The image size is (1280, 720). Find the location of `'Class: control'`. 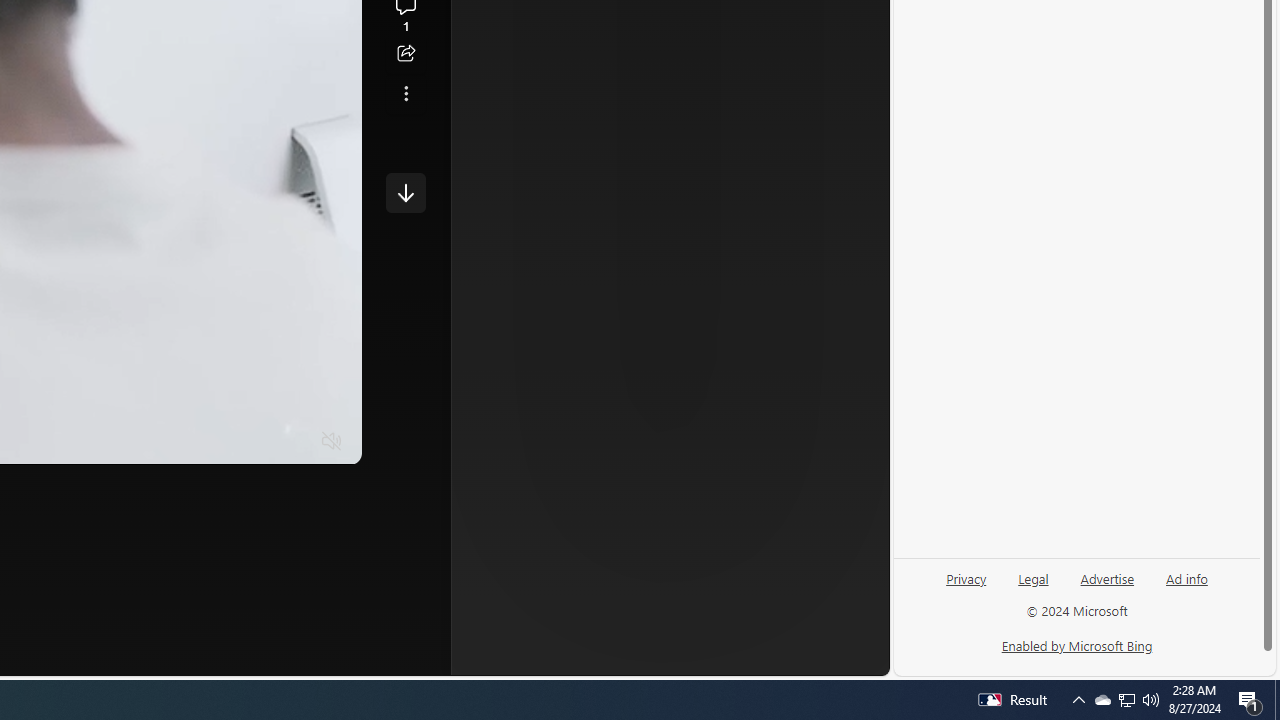

'Class: control' is located at coordinates (405, 192).